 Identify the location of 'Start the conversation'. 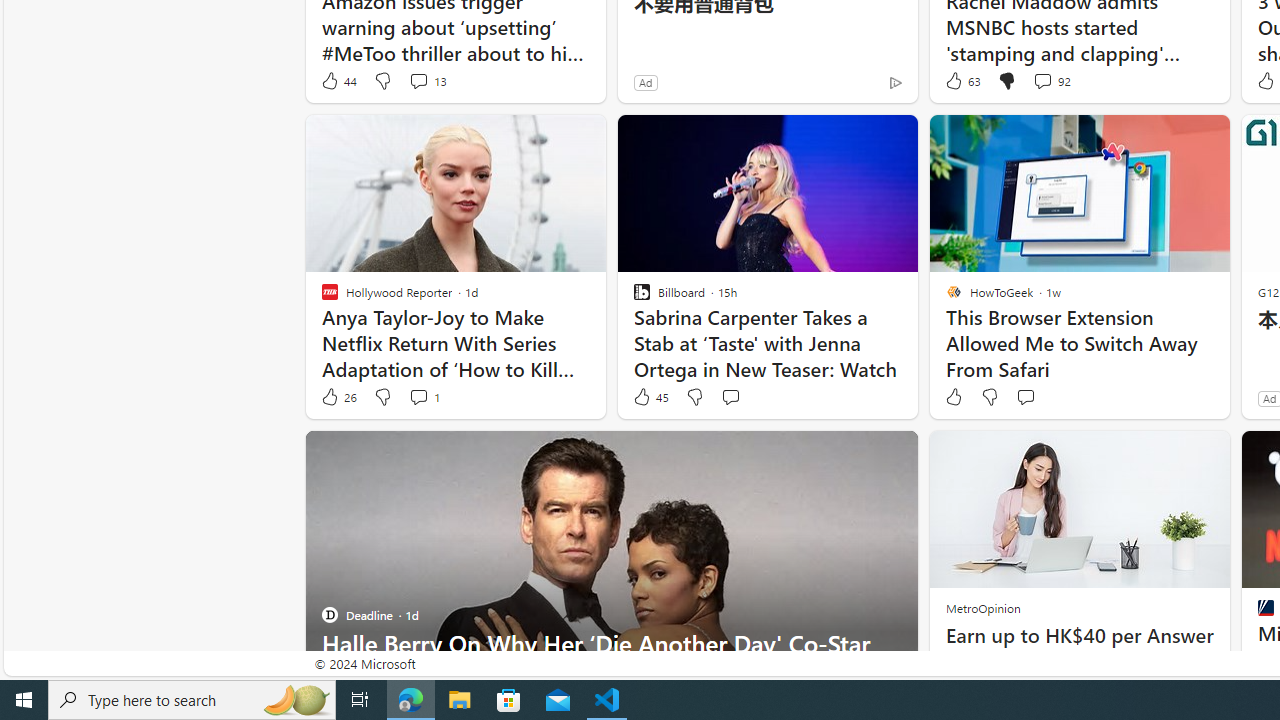
(1025, 397).